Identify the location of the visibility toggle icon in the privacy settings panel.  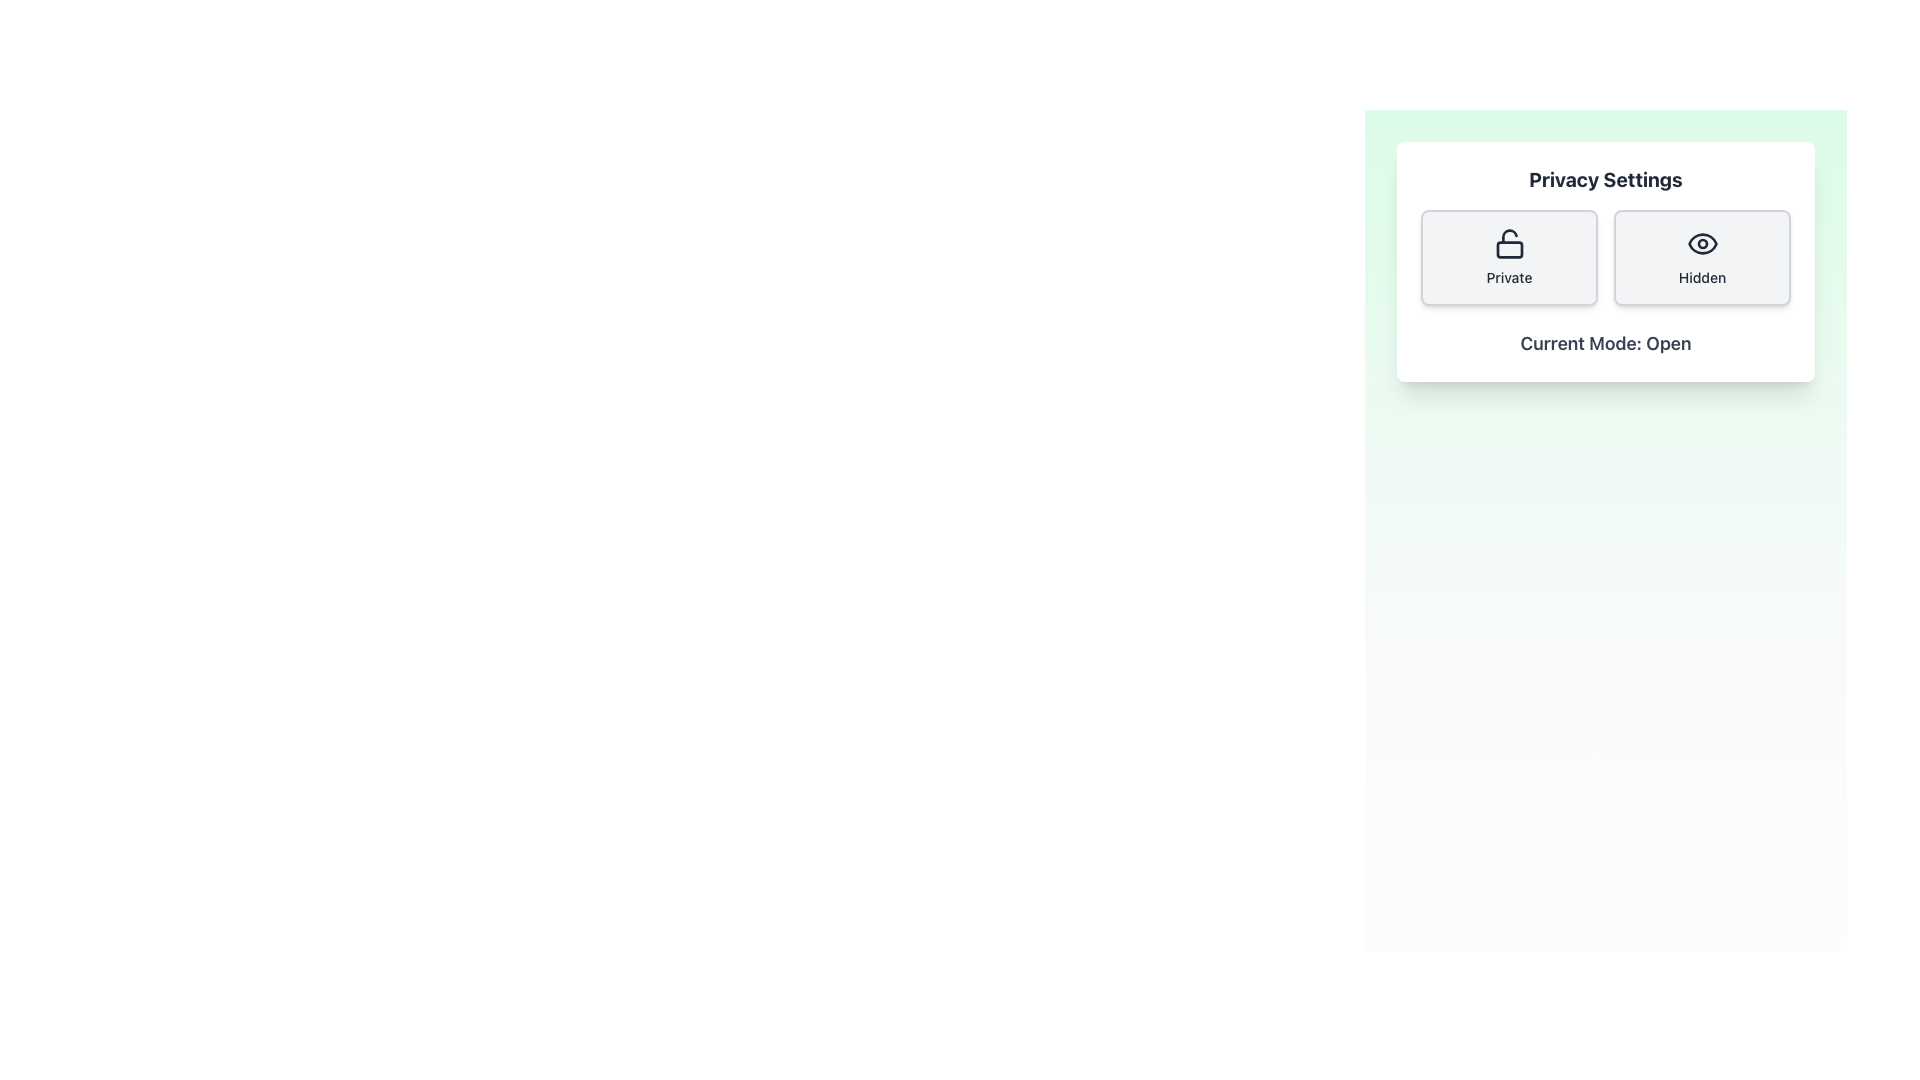
(1701, 242).